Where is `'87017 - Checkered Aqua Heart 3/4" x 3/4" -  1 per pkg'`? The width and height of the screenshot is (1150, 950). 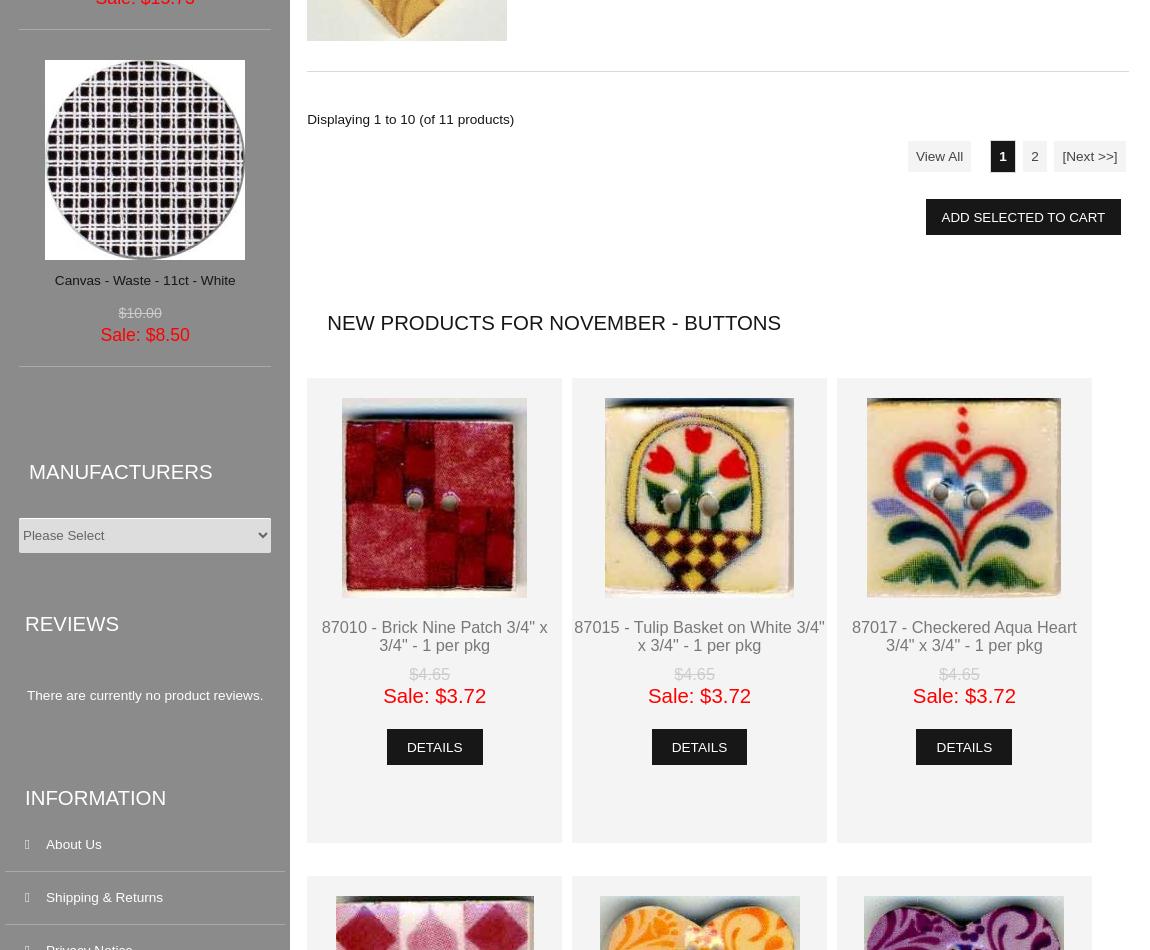
'87017 - Checkered Aqua Heart 3/4" x 3/4" -  1 per pkg' is located at coordinates (963, 634).